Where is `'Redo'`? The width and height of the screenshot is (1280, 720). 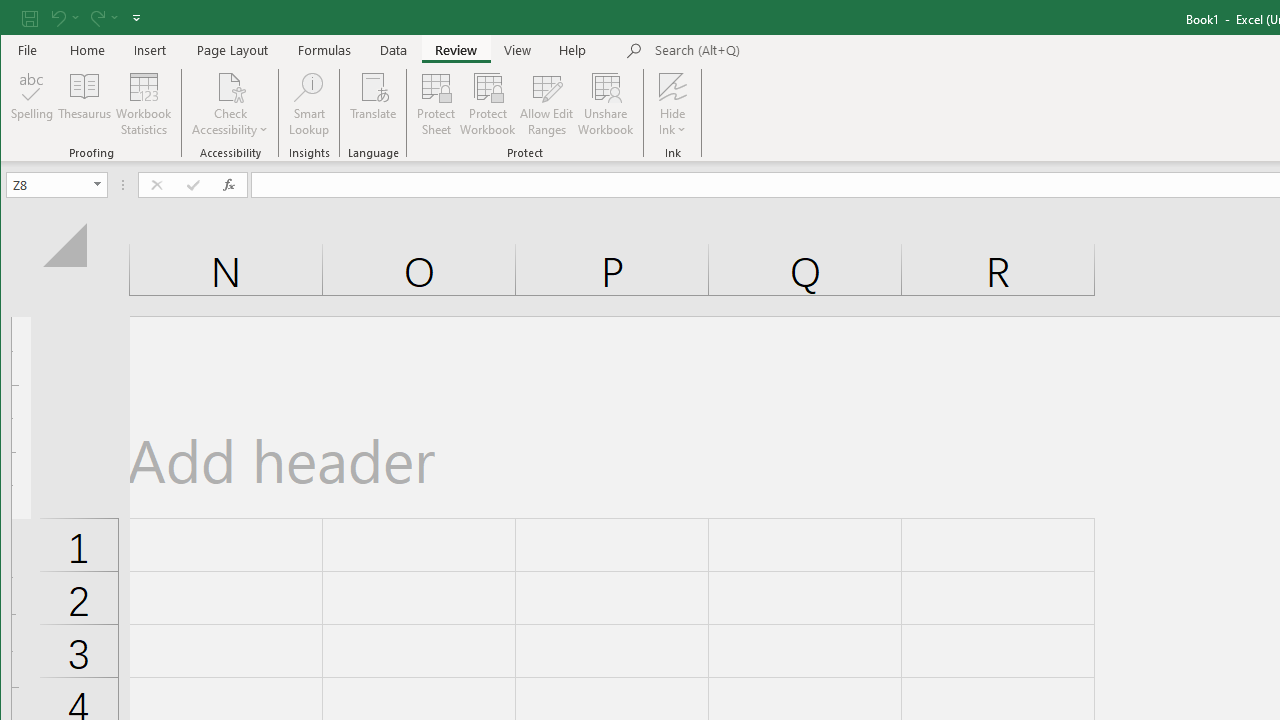 'Redo' is located at coordinates (95, 17).